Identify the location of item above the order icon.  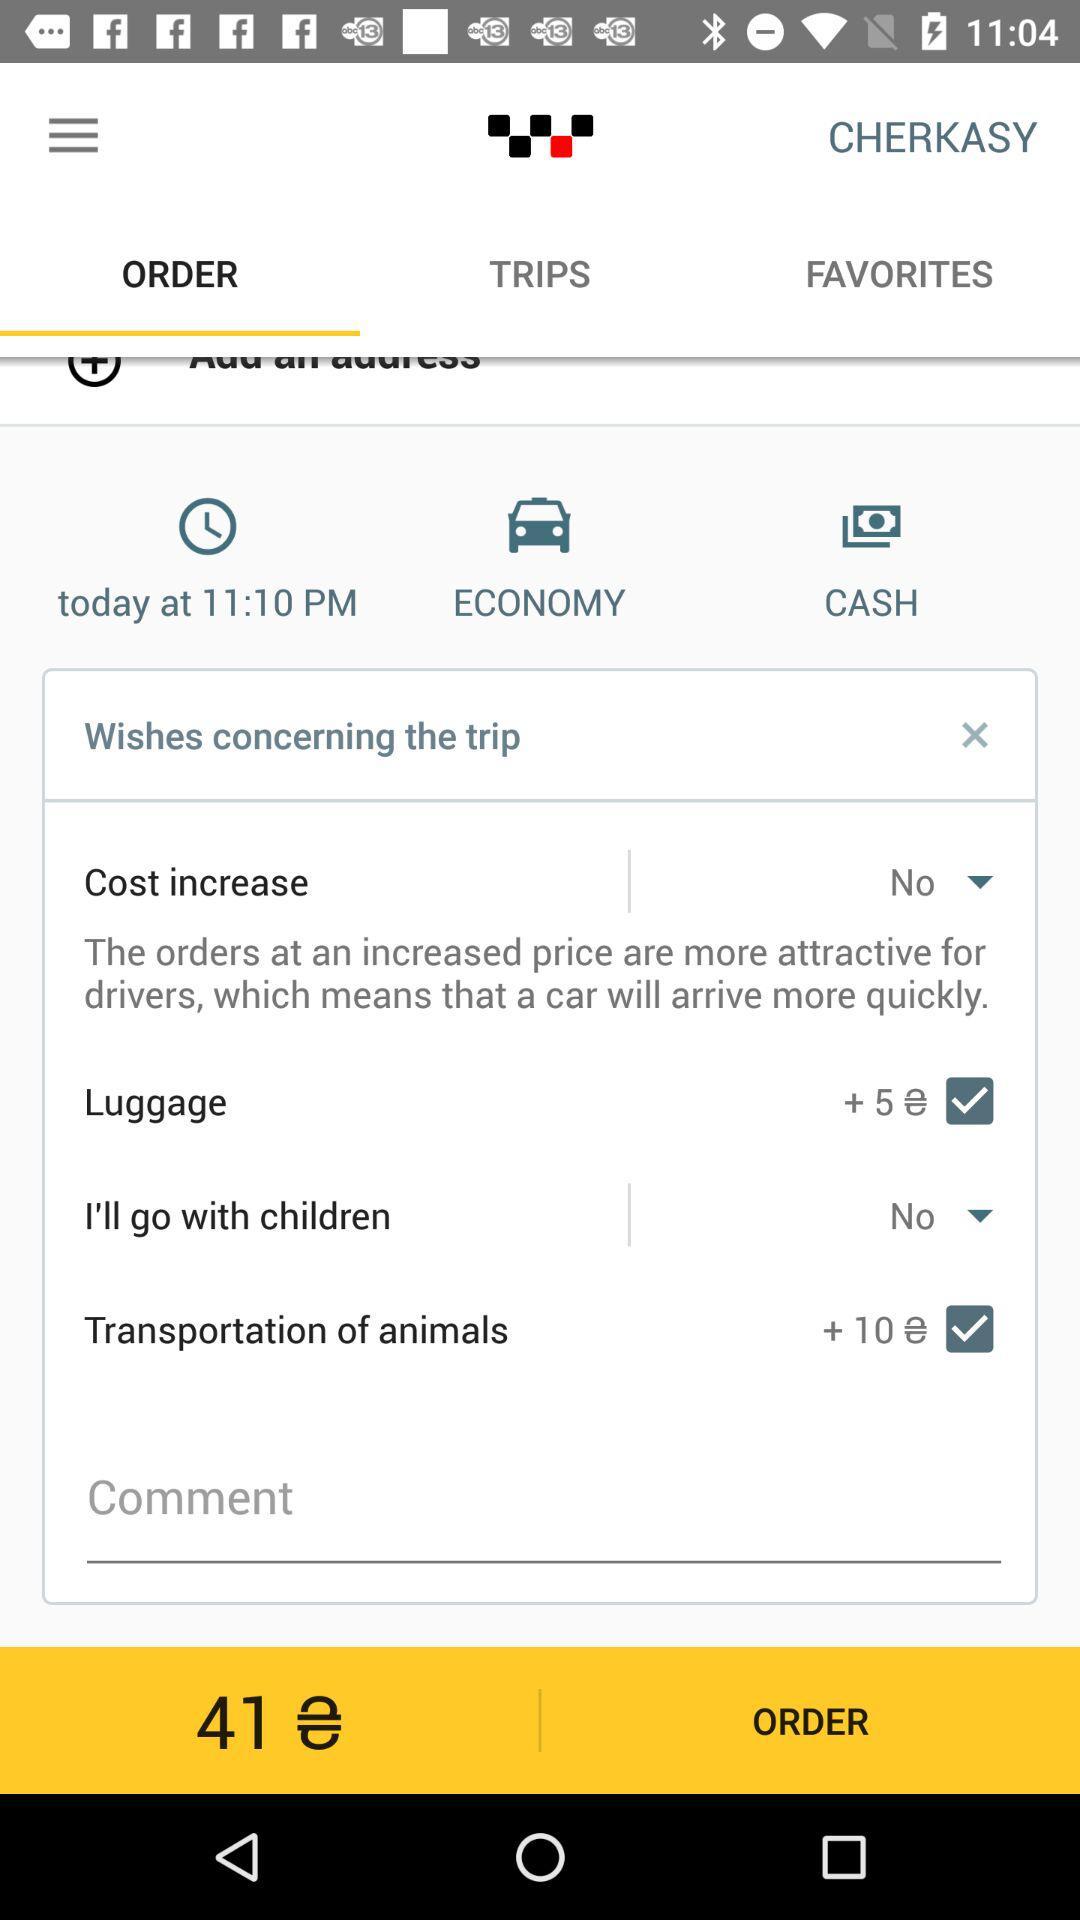
(72, 135).